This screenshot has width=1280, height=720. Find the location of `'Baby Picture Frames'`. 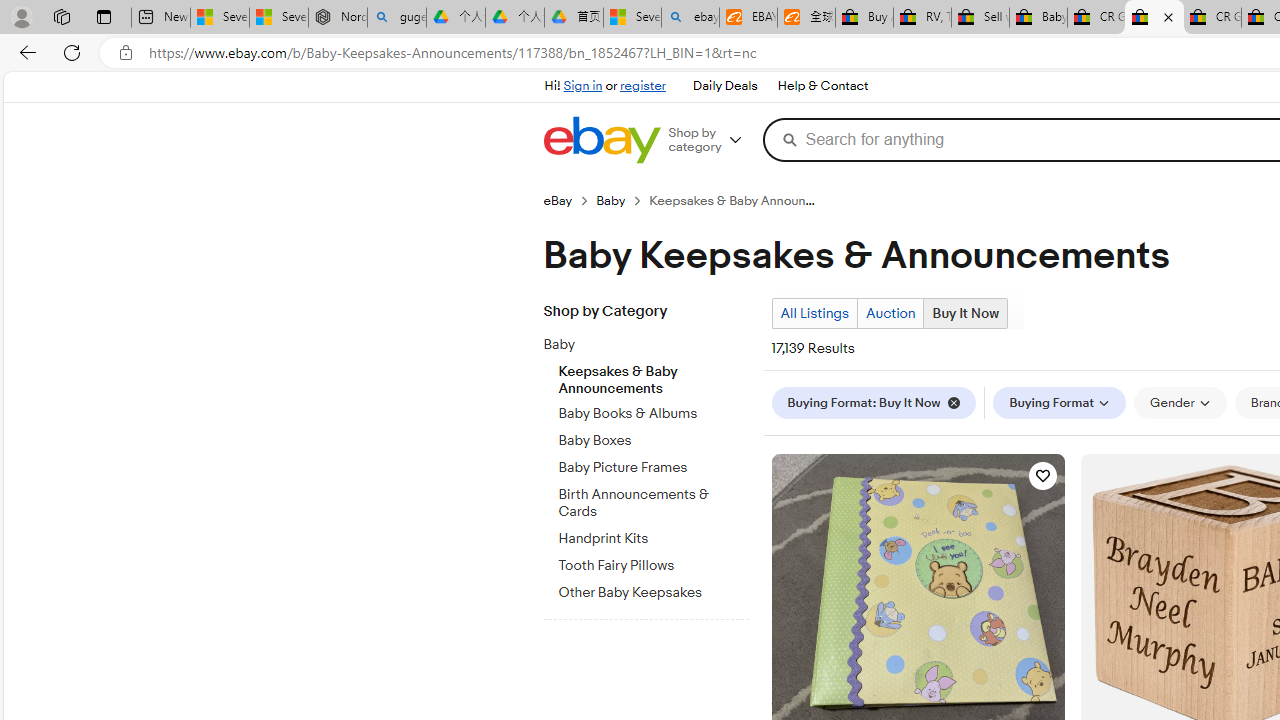

'Baby Picture Frames' is located at coordinates (653, 468).